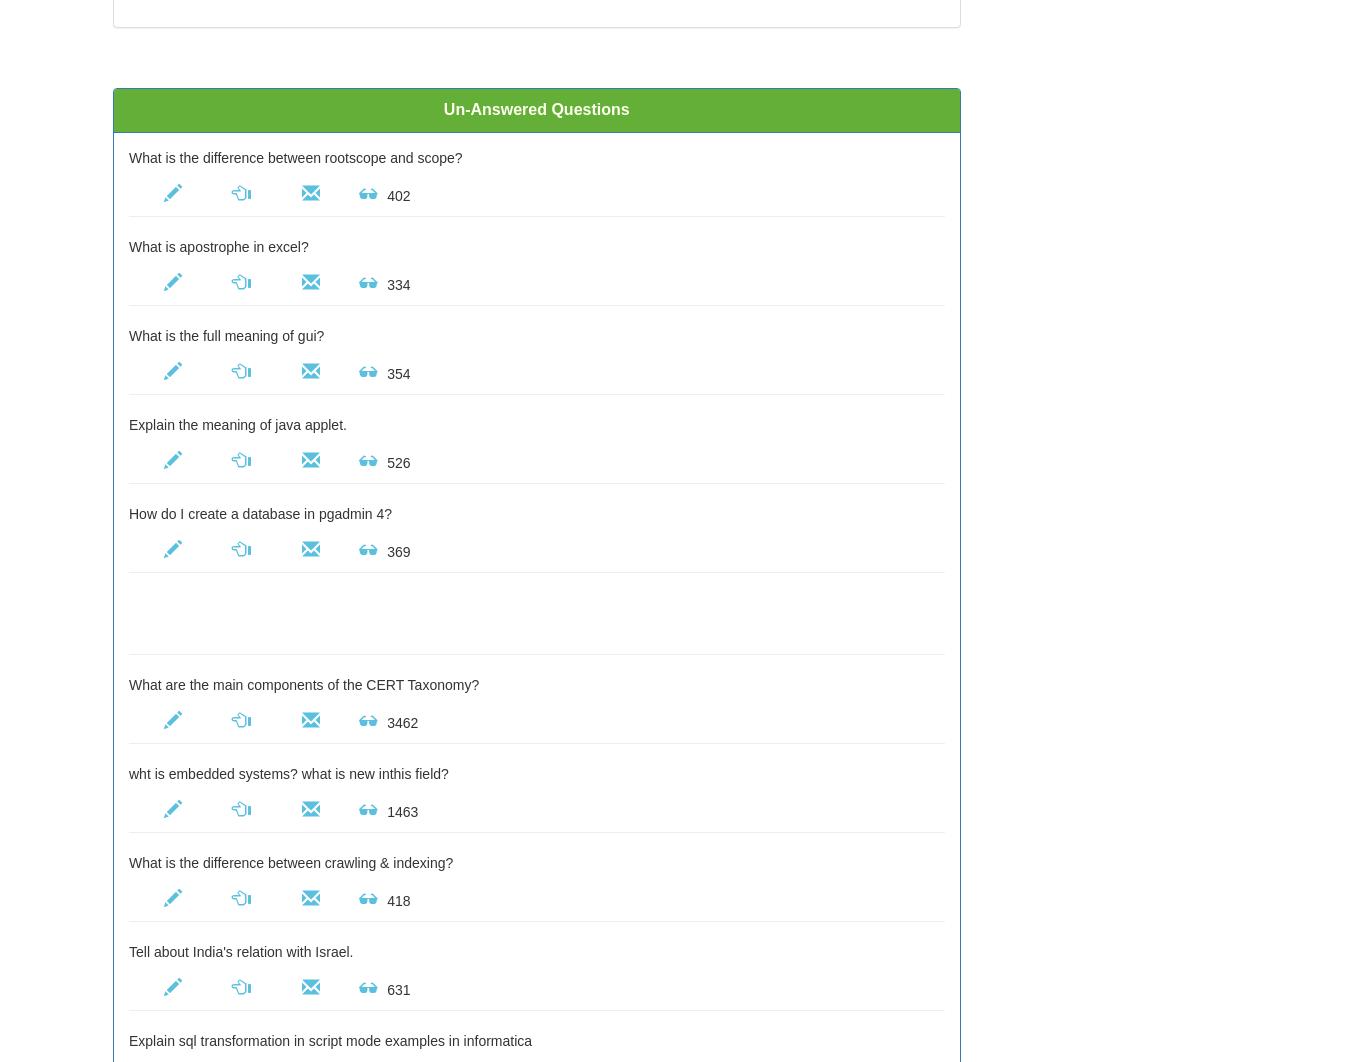 This screenshot has height=1062, width=1366. I want to click on 'What is the difference between rootscope and scope?', so click(295, 158).